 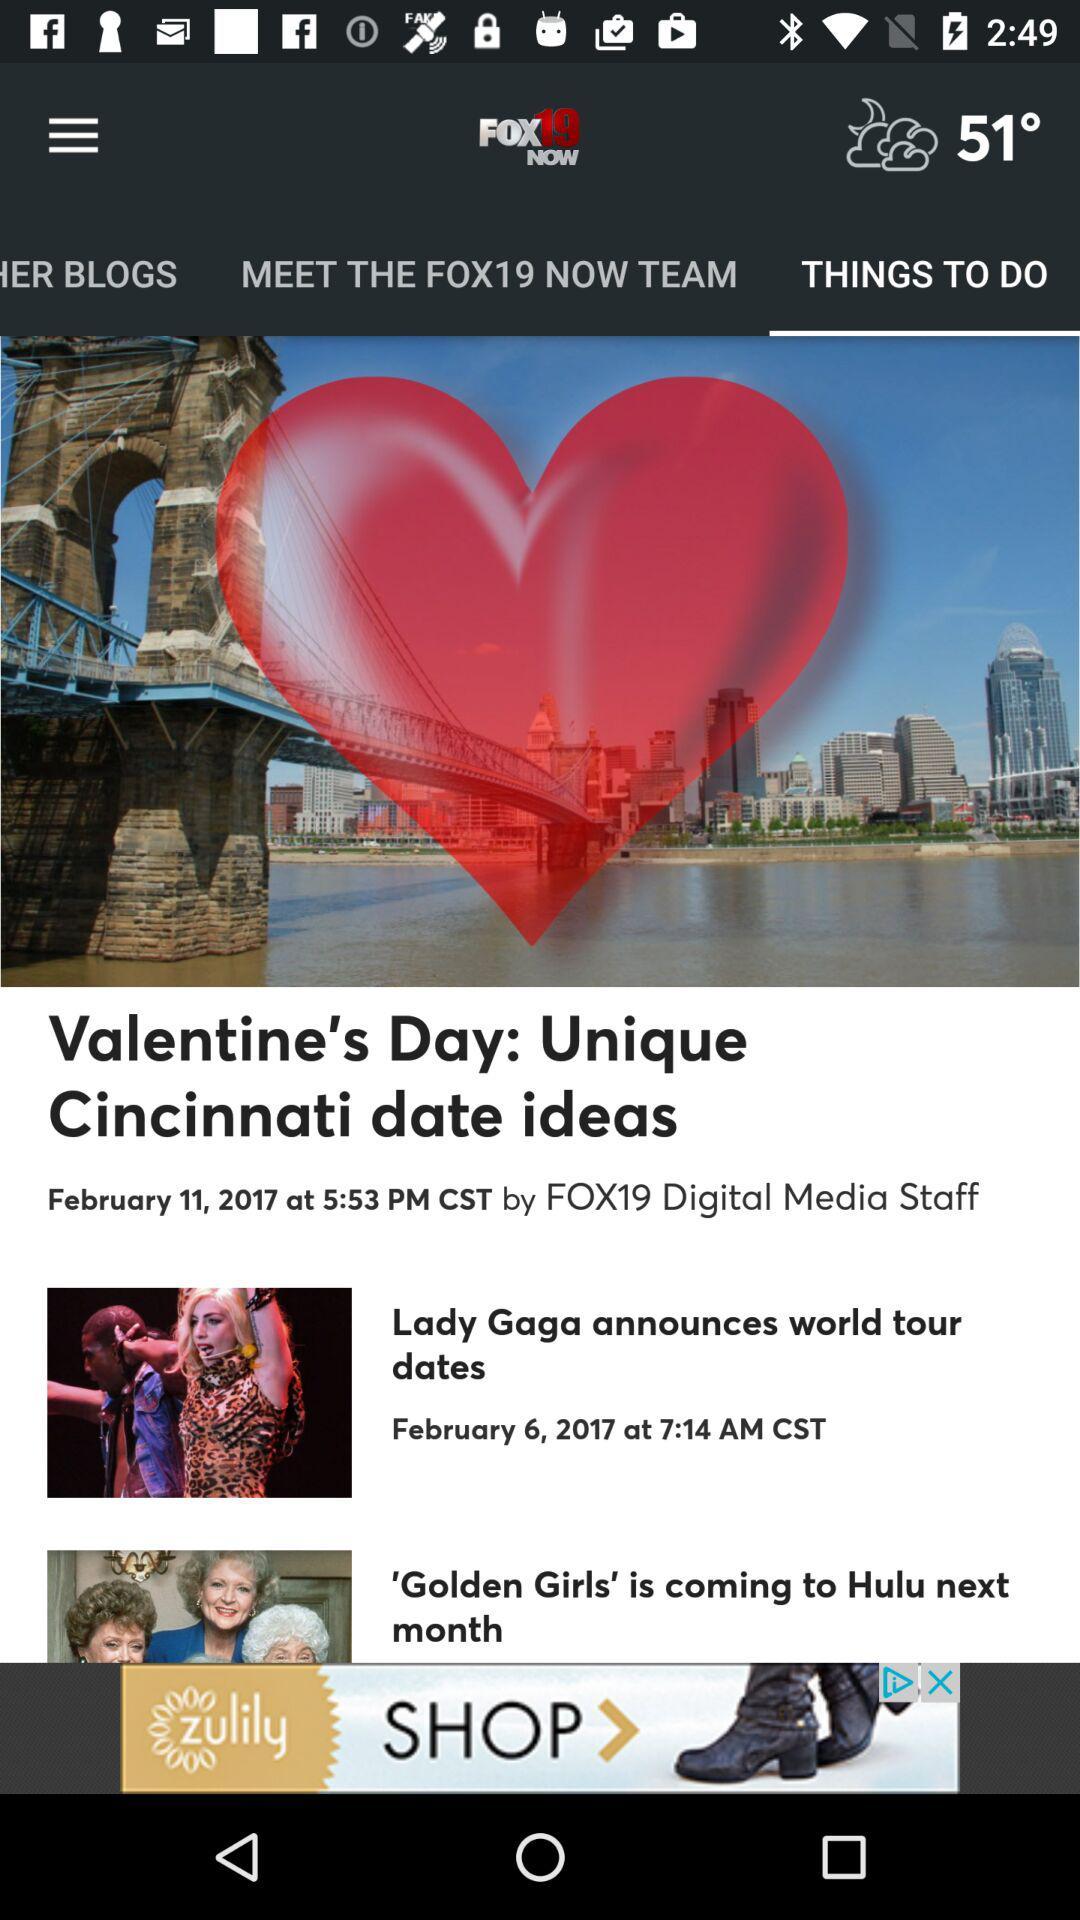 I want to click on of the option, so click(x=540, y=1727).